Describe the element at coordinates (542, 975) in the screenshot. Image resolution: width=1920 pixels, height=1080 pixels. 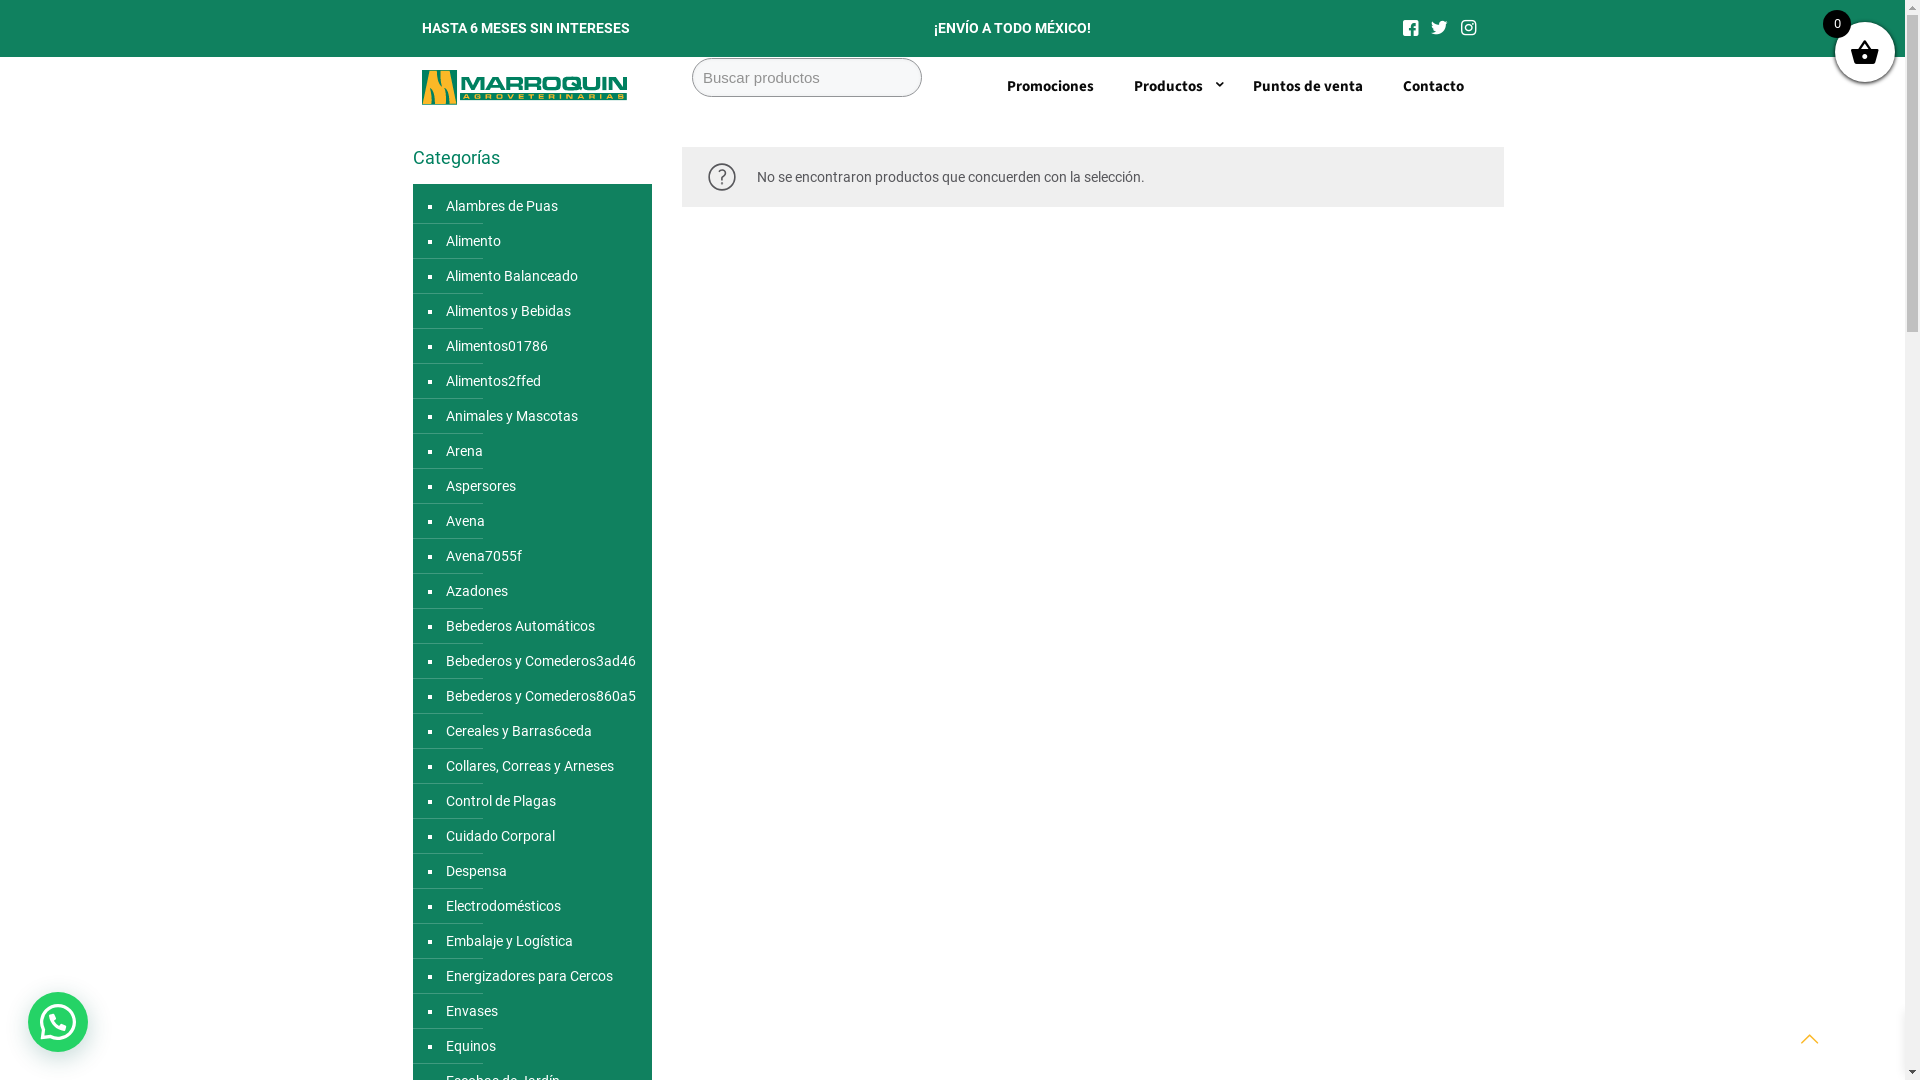
I see `'Energizadores para Cercos'` at that location.